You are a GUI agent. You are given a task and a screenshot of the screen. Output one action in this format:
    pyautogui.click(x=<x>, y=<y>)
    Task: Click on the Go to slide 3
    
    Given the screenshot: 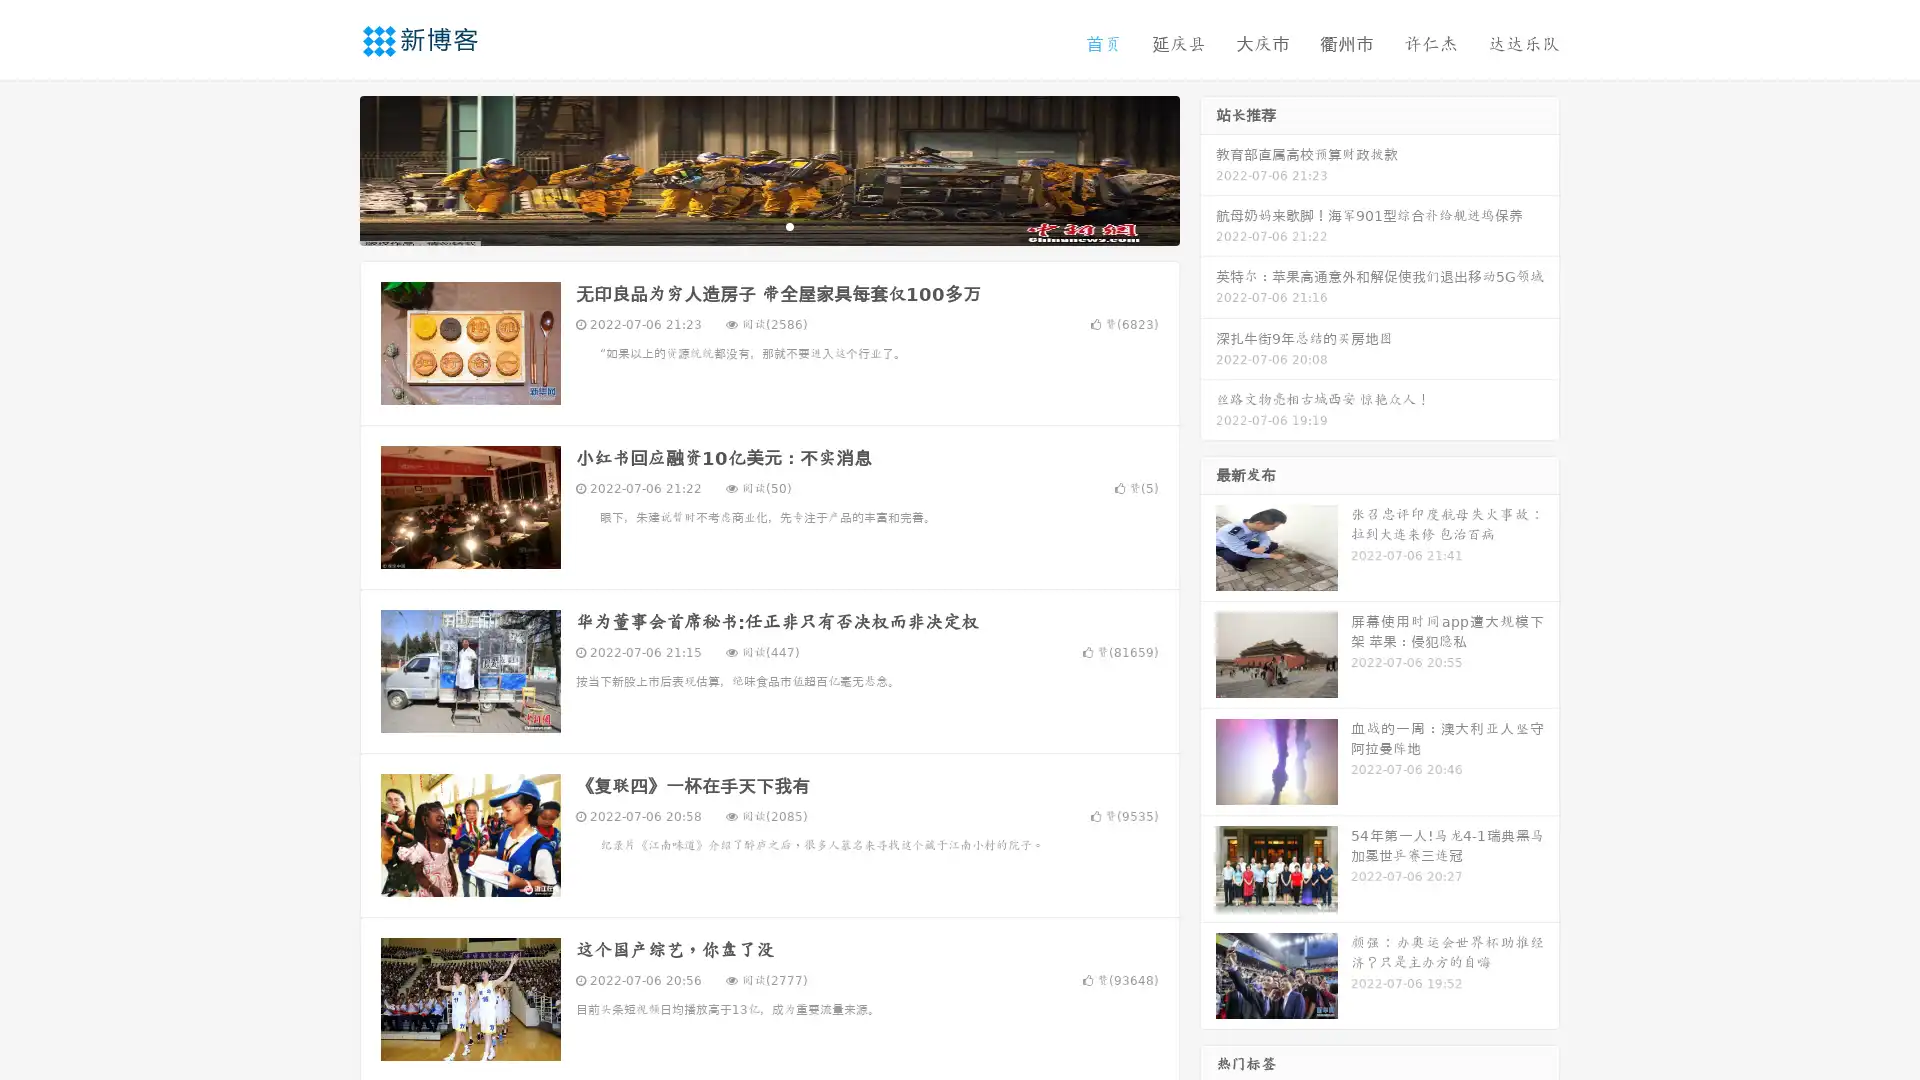 What is the action you would take?
    pyautogui.click(x=789, y=225)
    